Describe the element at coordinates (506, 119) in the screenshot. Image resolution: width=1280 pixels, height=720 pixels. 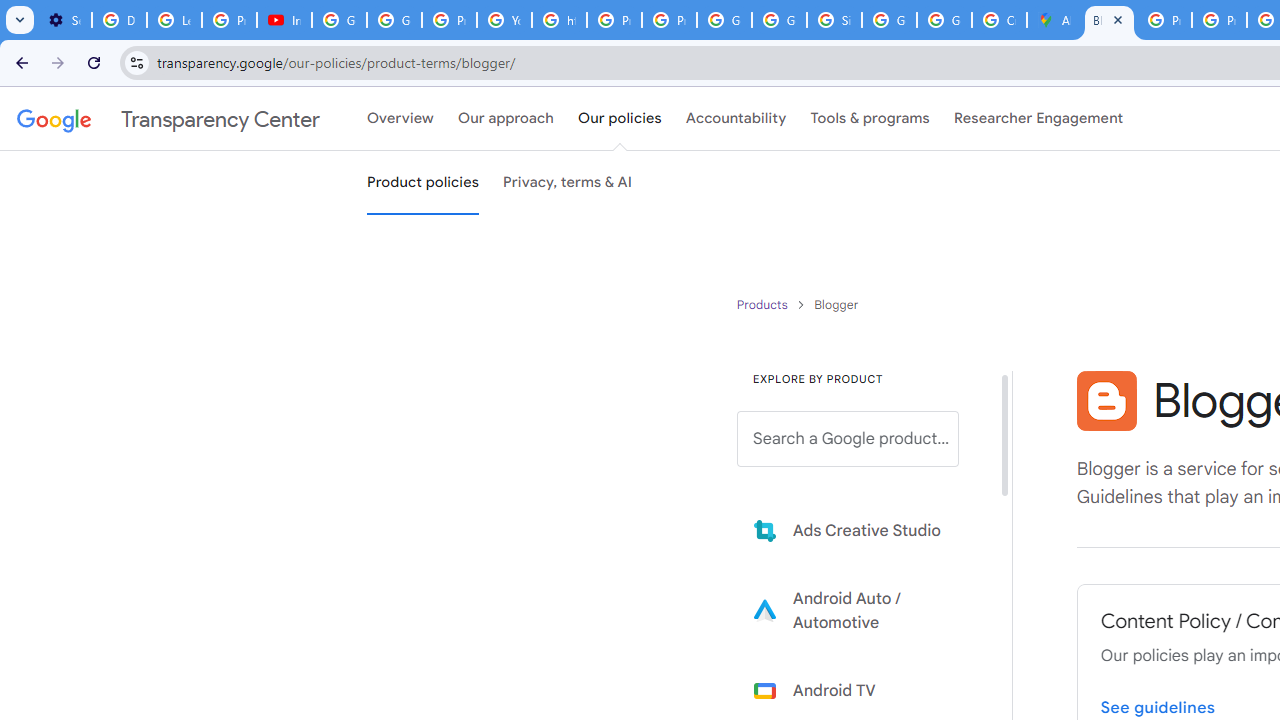
I see `'Our approach'` at that location.